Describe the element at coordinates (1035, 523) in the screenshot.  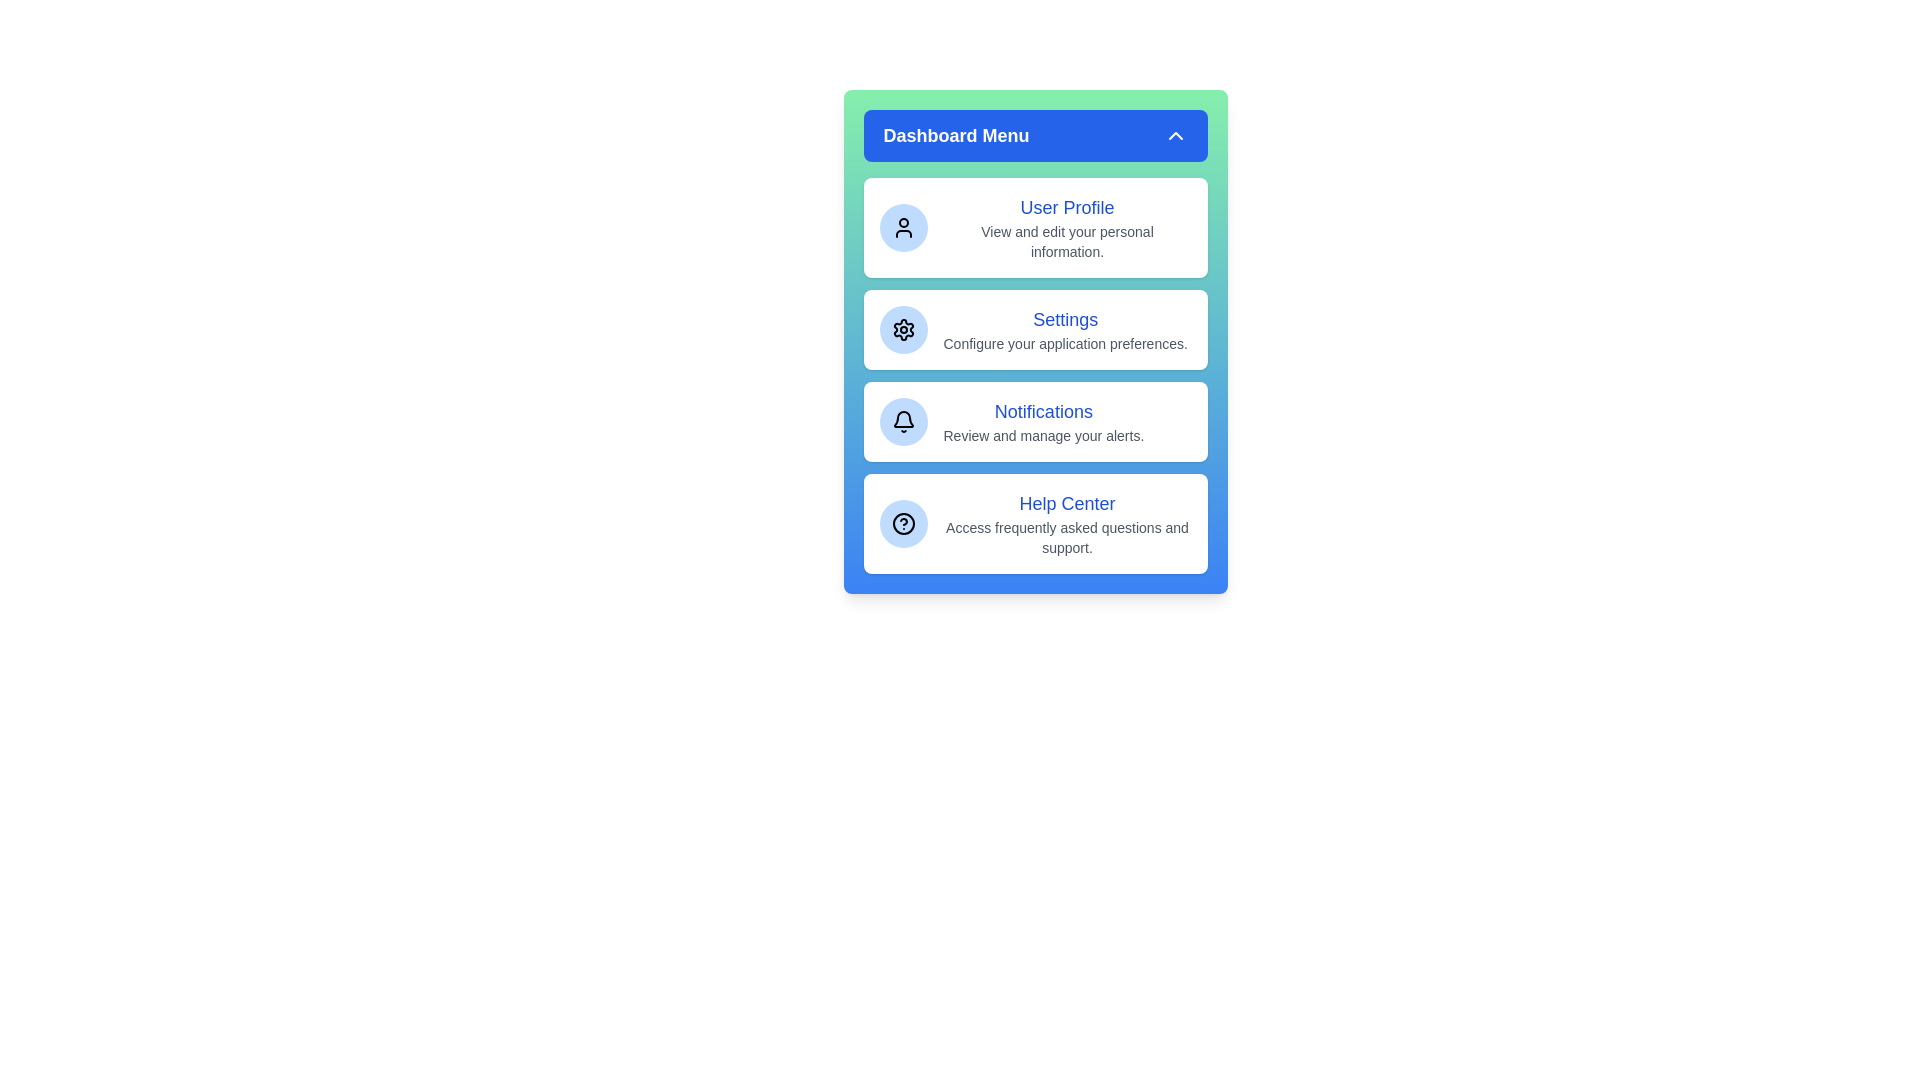
I see `the menu option Help Center` at that location.